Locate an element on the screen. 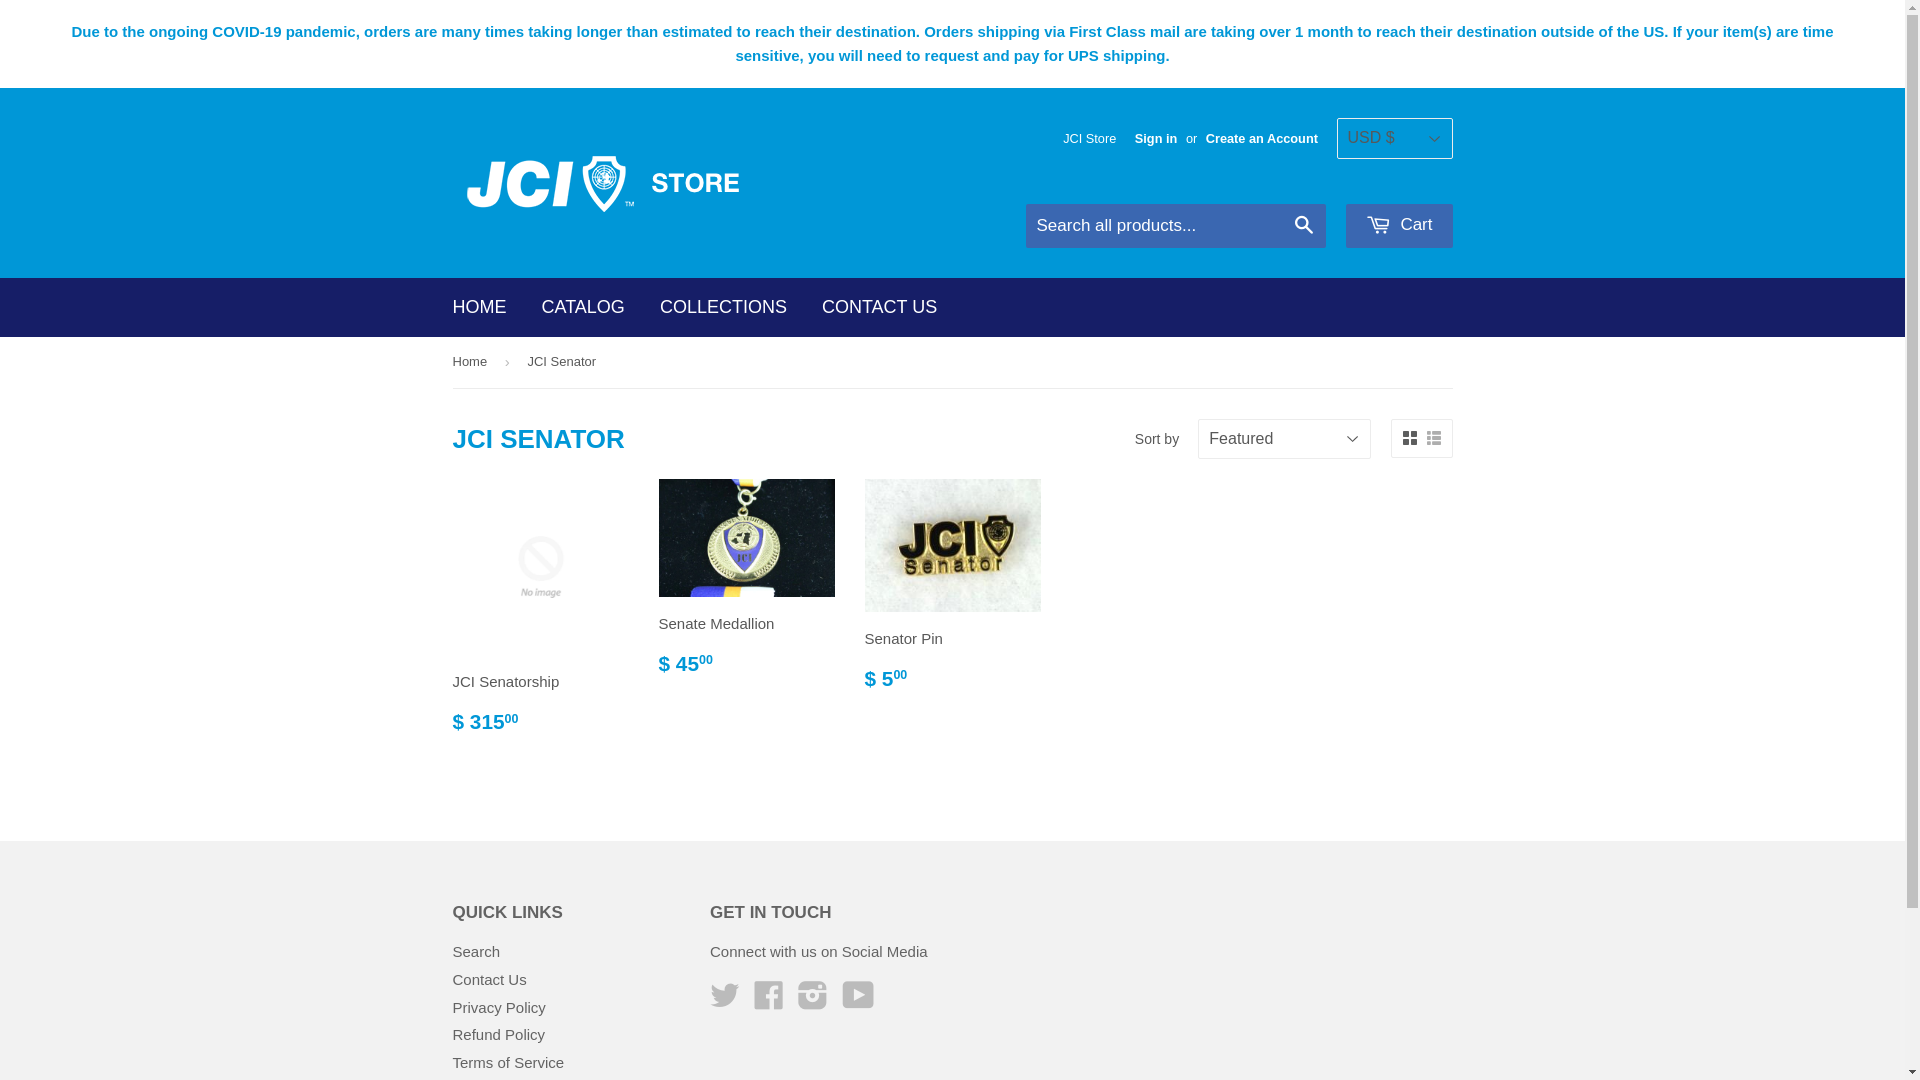  'YouTube' is located at coordinates (858, 1001).